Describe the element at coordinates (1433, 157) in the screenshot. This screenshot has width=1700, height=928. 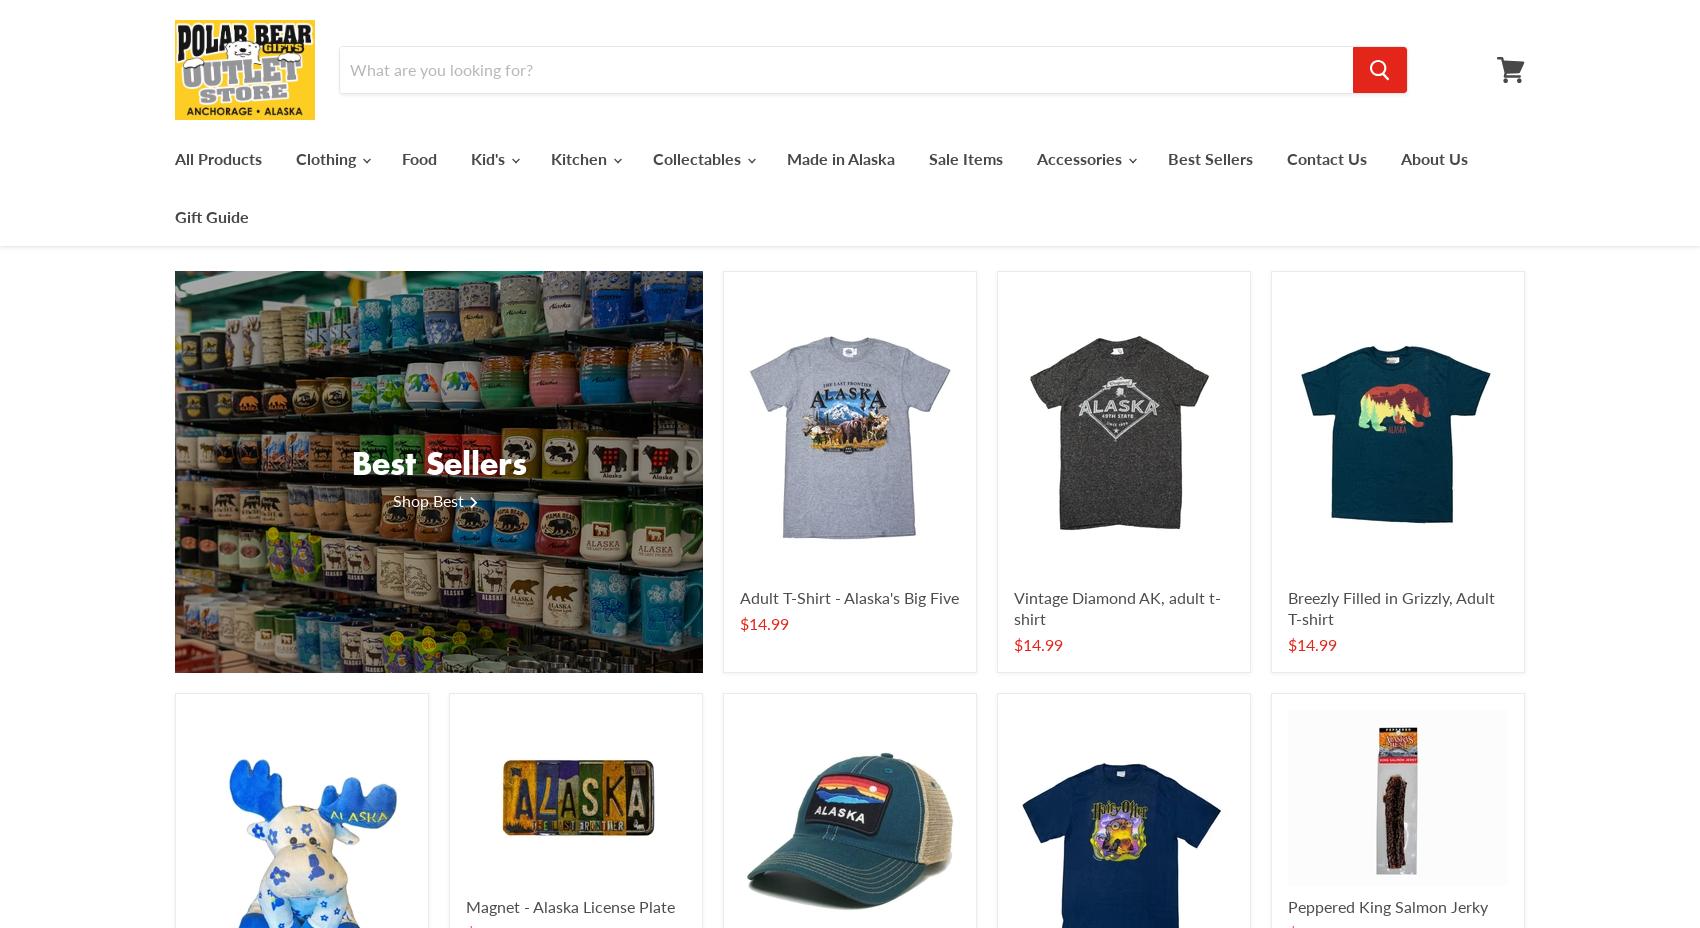
I see `'About Us'` at that location.